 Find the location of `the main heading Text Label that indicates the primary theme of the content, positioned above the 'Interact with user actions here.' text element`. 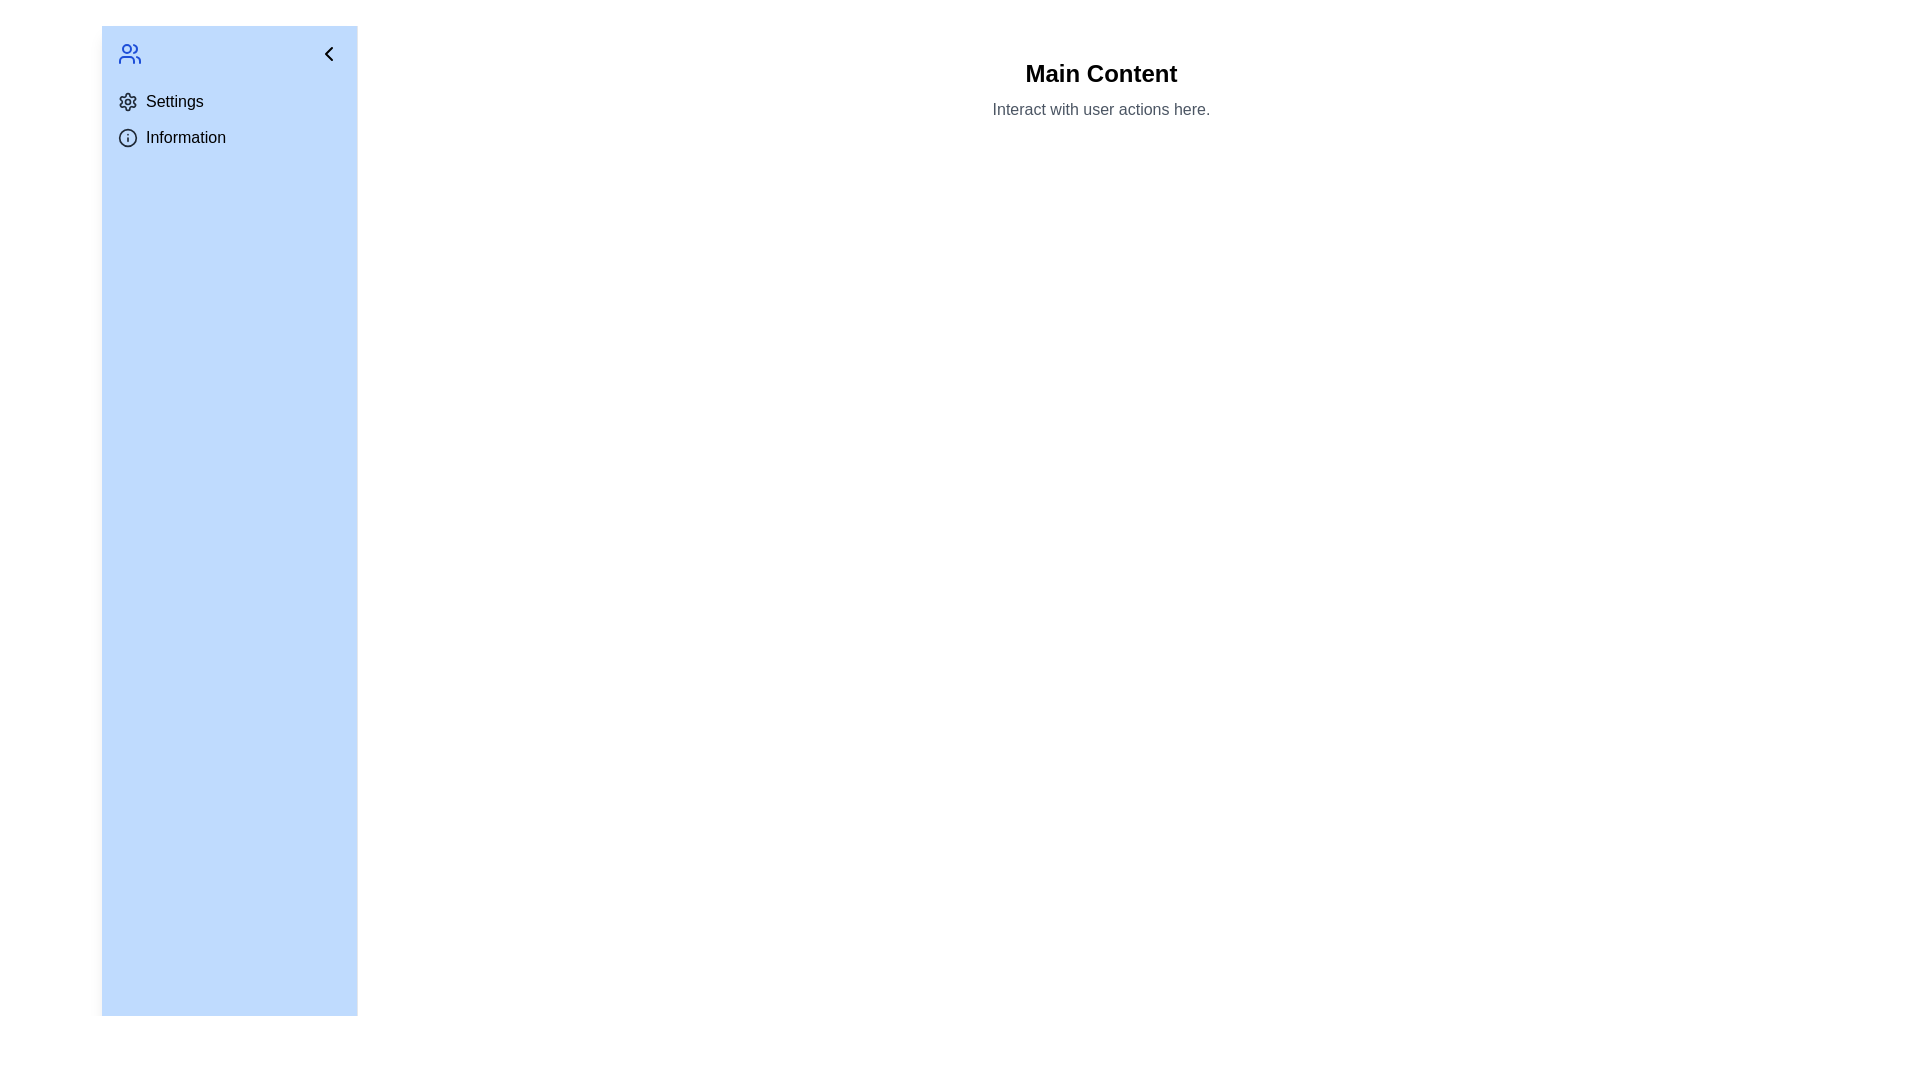

the main heading Text Label that indicates the primary theme of the content, positioned above the 'Interact with user actions here.' text element is located at coordinates (1100, 72).